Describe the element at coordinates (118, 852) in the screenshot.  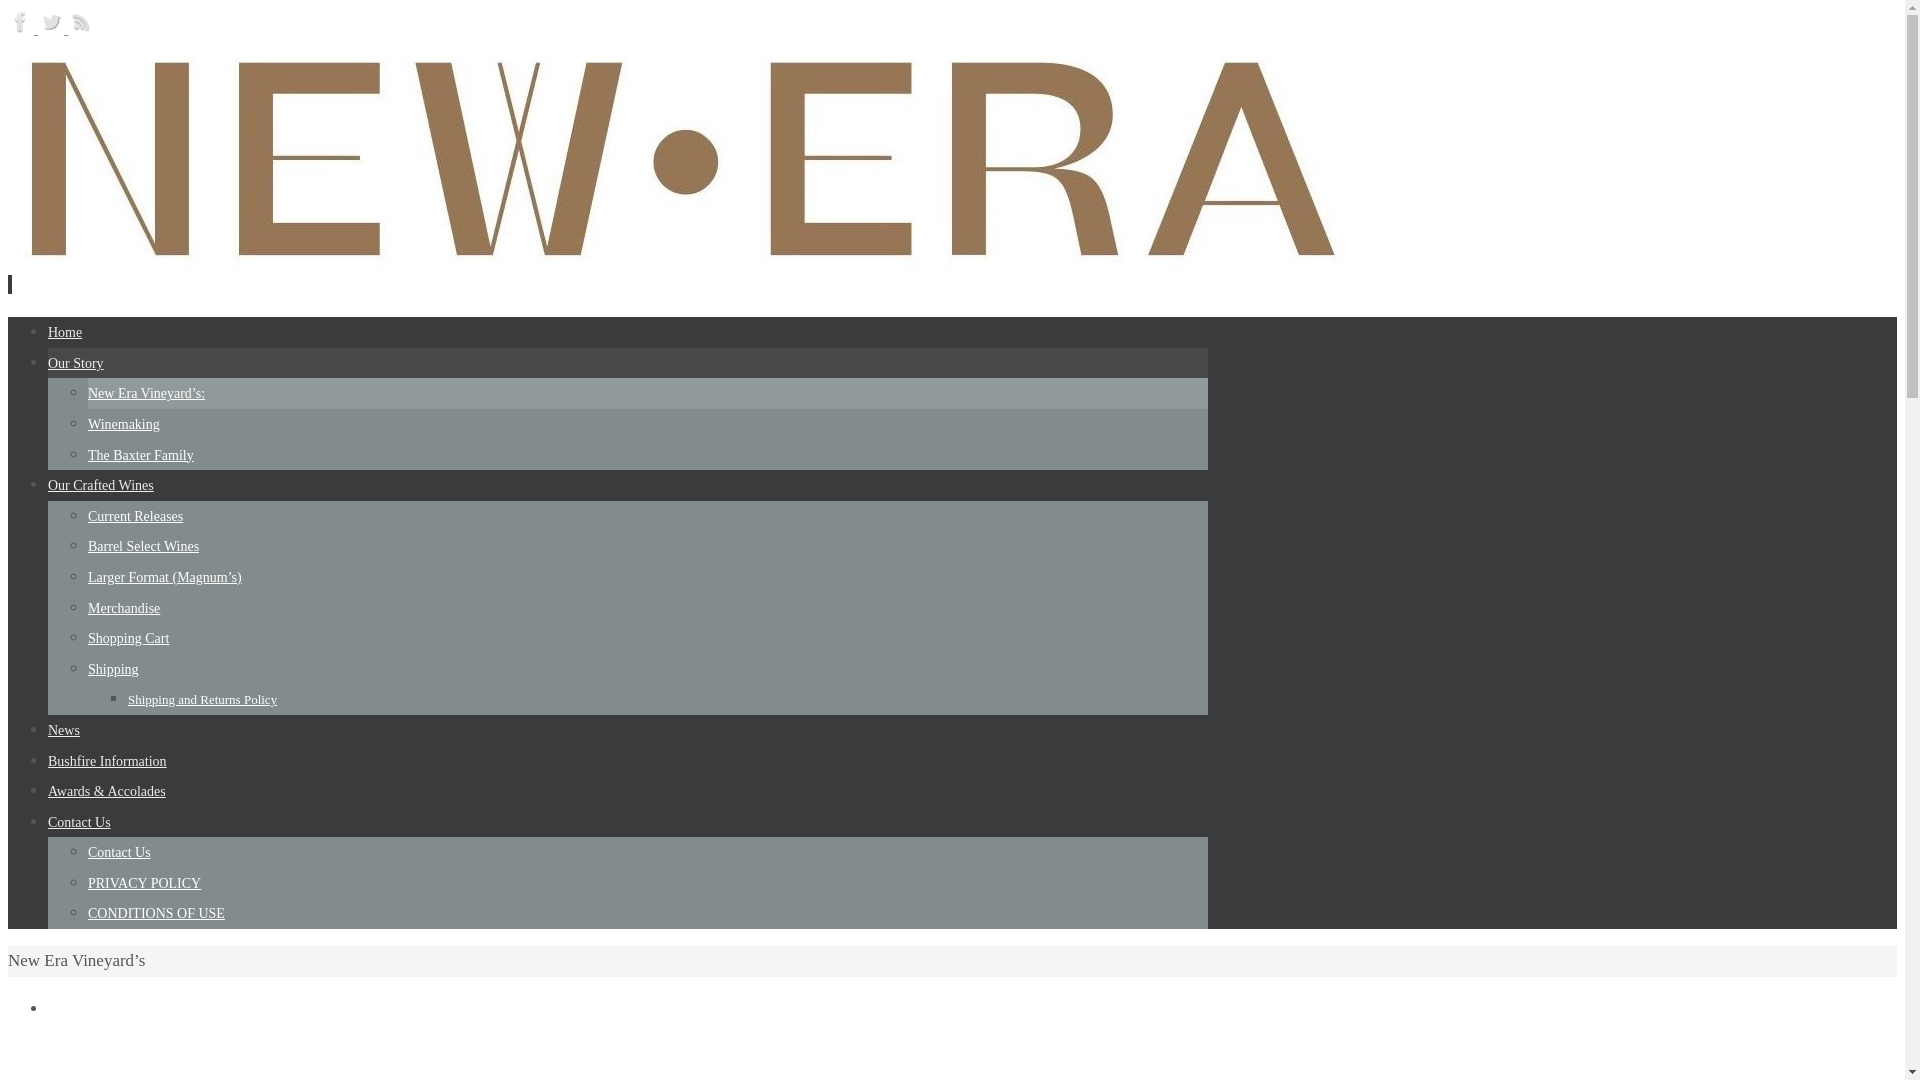
I see `'Contact Us'` at that location.